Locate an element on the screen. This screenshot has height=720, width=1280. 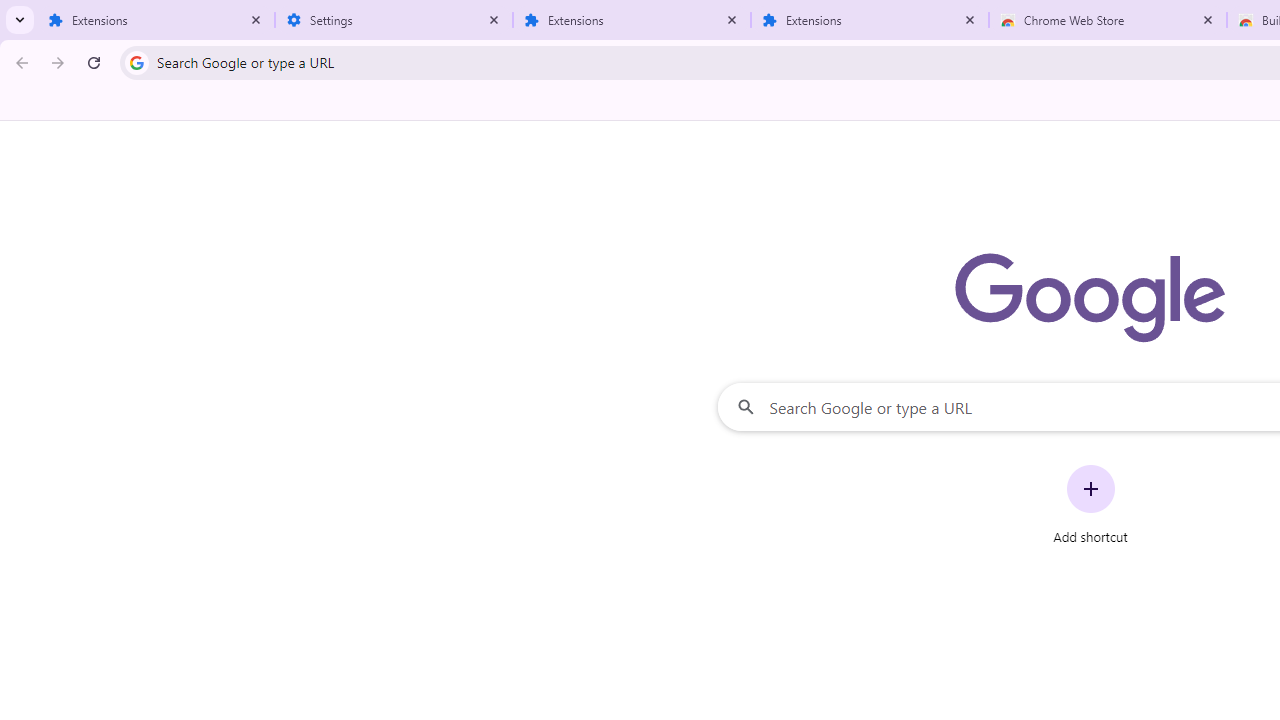
'Extensions' is located at coordinates (155, 20).